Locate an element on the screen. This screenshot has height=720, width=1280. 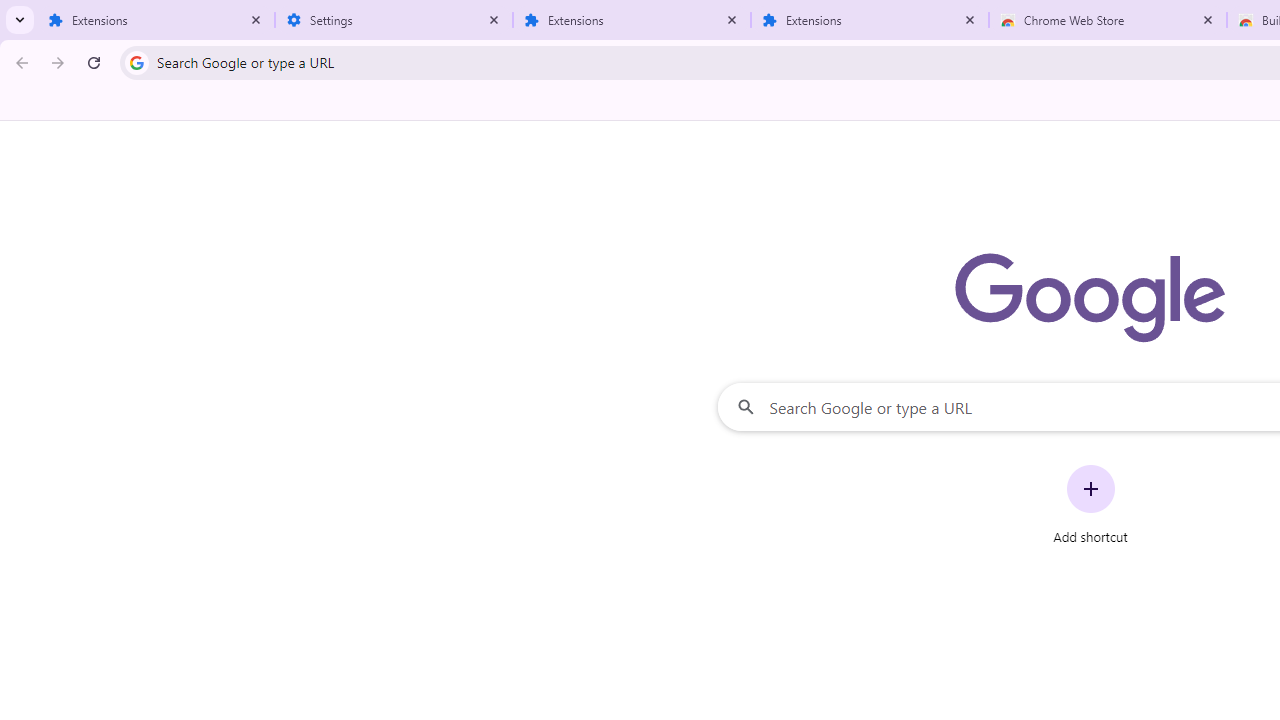
'Extensions' is located at coordinates (155, 20).